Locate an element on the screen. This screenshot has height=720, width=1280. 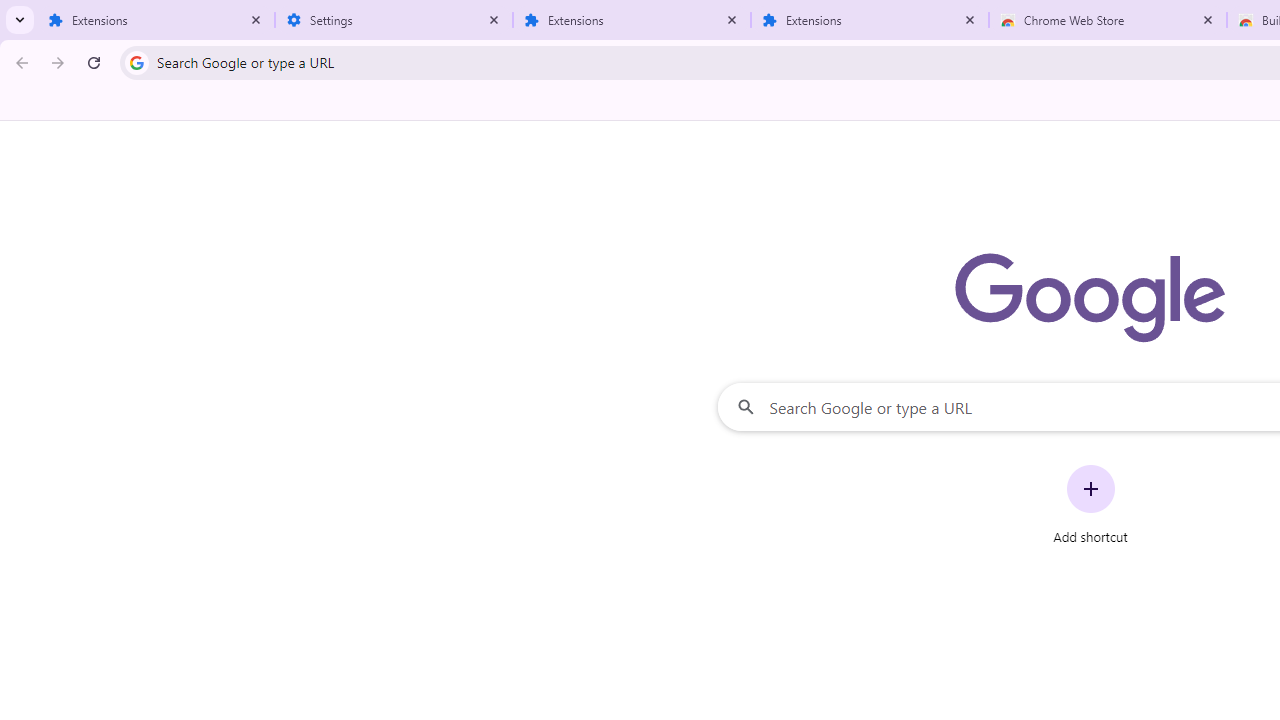
'Extensions' is located at coordinates (155, 20).